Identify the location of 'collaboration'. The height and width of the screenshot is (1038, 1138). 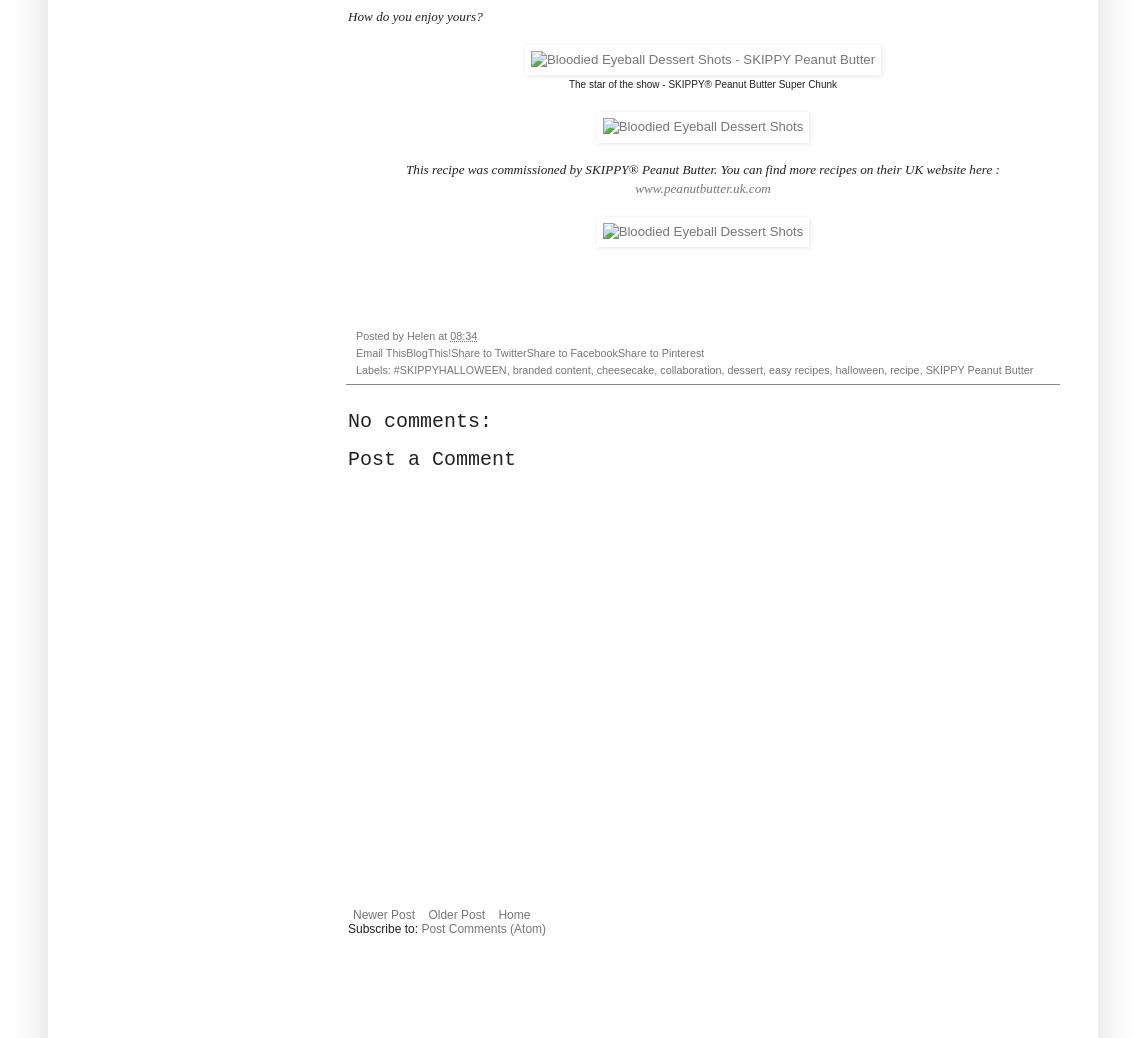
(690, 370).